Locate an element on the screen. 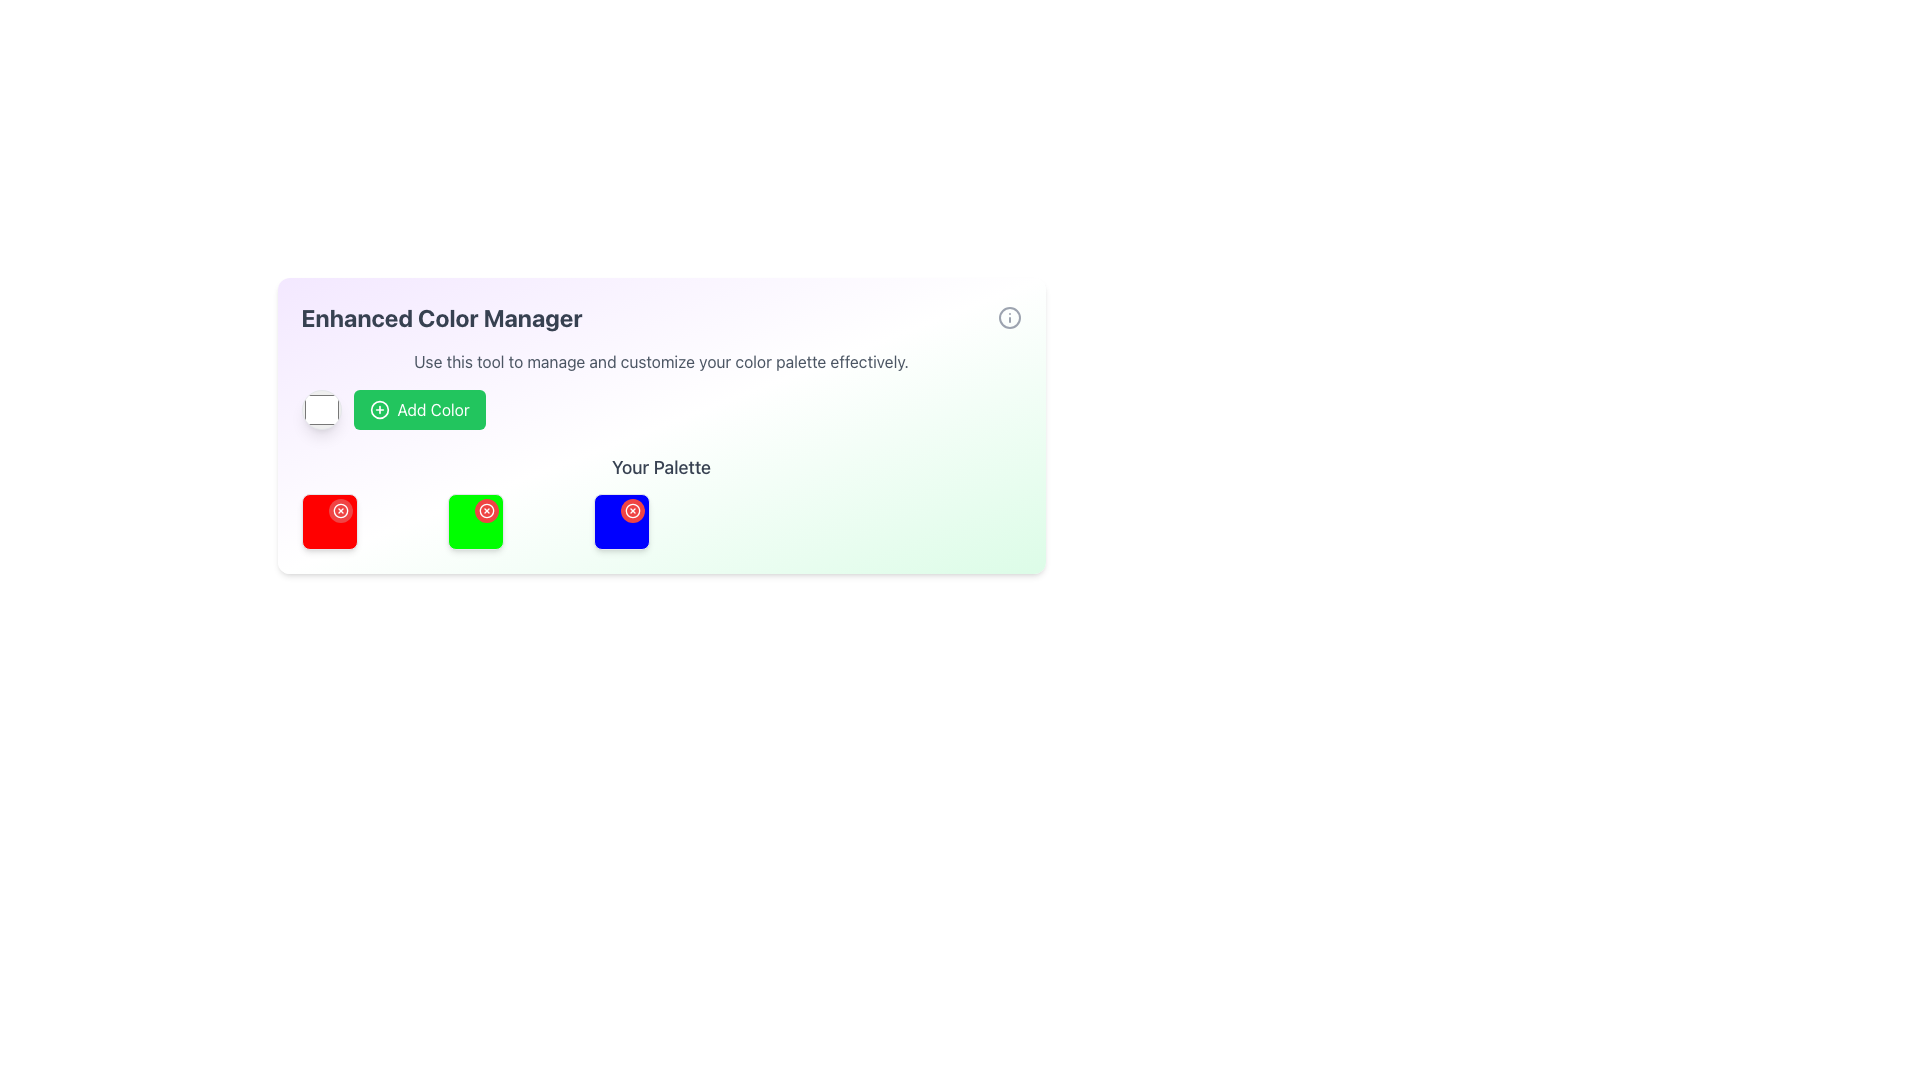  the 'Add Color' button, which is a green button located in a horizontal layout next to a color picker is located at coordinates (661, 408).